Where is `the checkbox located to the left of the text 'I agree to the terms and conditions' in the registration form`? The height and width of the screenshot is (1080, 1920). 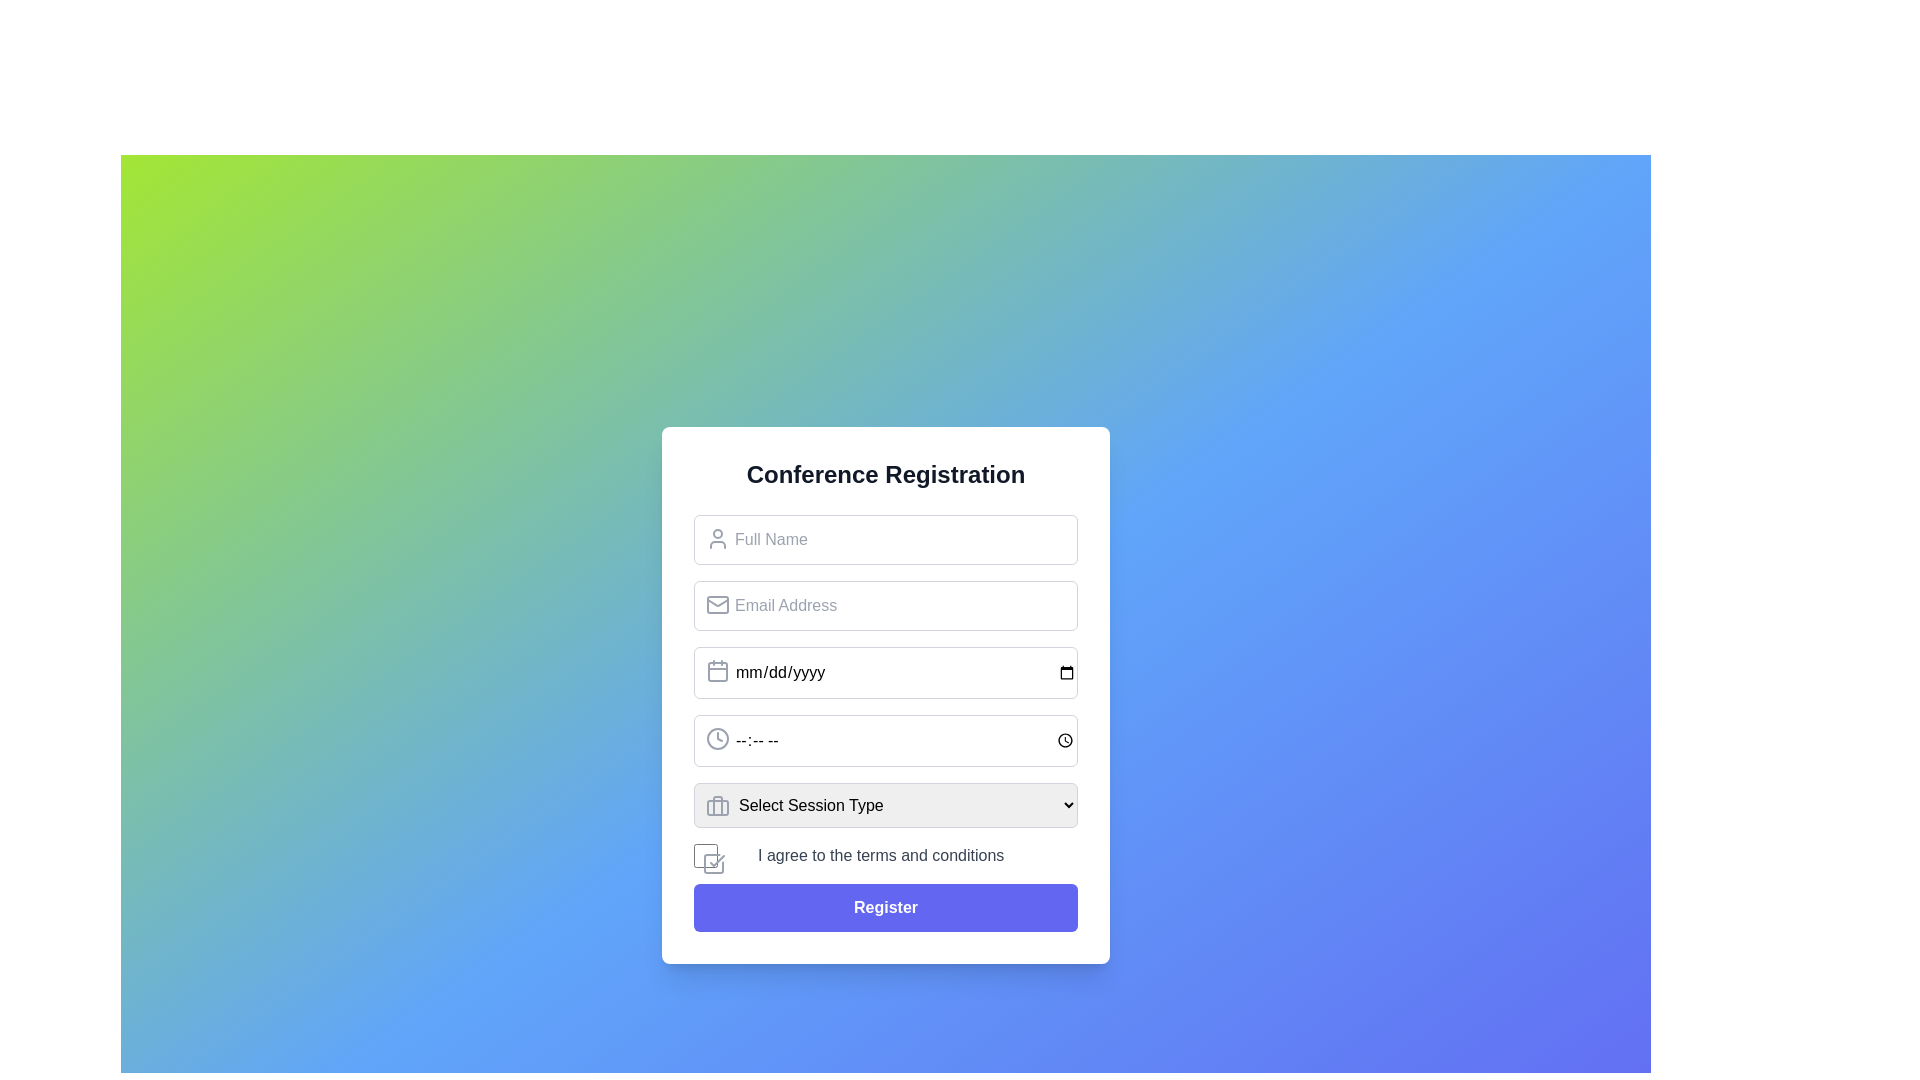
the checkbox located to the left of the text 'I agree to the terms and conditions' in the registration form is located at coordinates (705, 855).